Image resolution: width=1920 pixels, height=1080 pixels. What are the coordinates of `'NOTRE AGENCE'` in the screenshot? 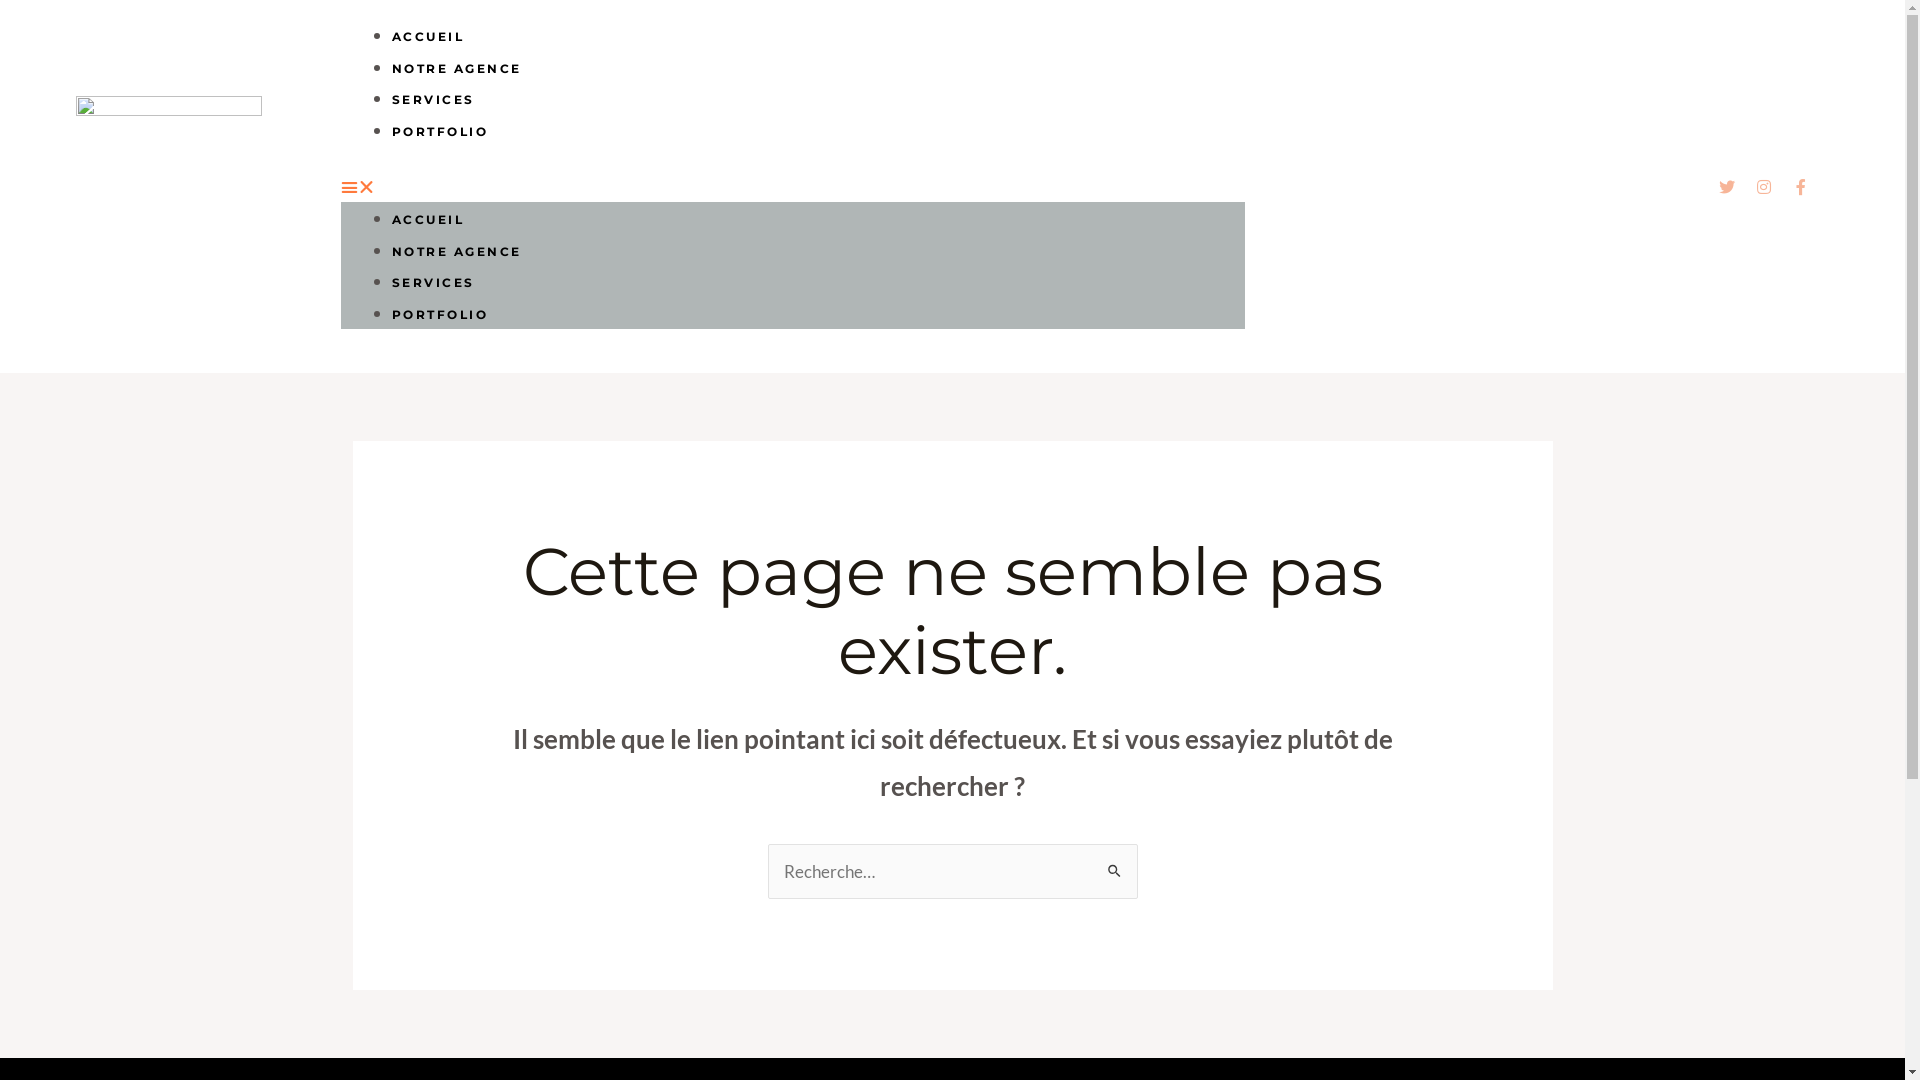 It's located at (455, 250).